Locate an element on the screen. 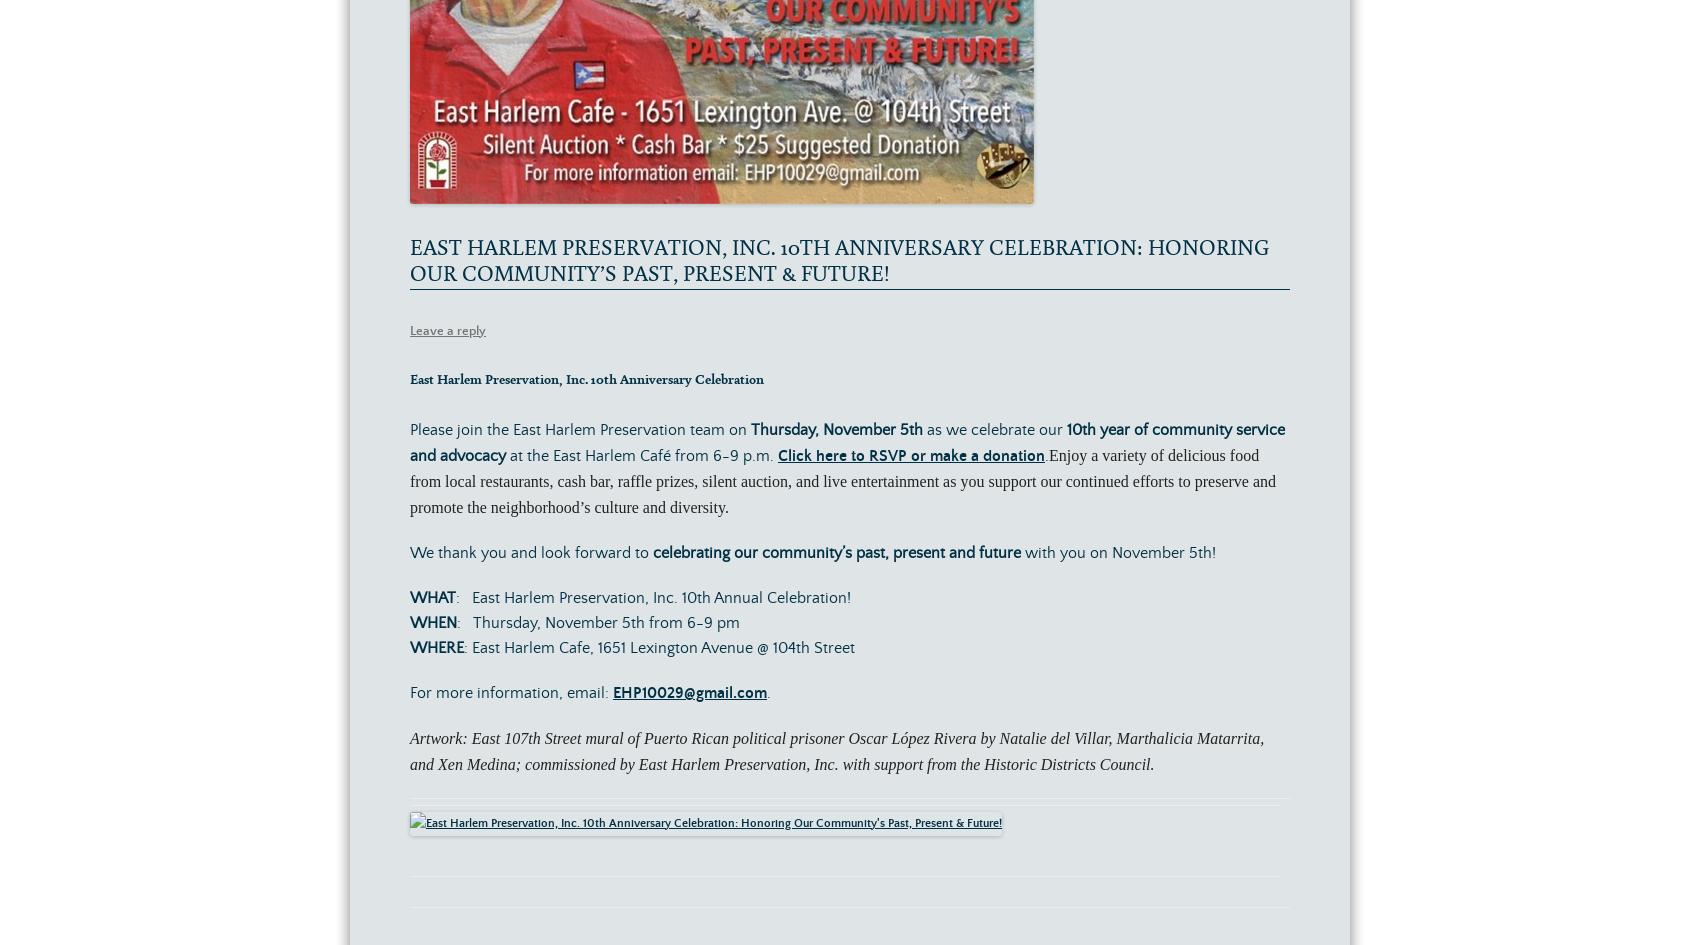 This screenshot has height=945, width=1700. 'Please join the East Harlem Preservation team on' is located at coordinates (579, 429).